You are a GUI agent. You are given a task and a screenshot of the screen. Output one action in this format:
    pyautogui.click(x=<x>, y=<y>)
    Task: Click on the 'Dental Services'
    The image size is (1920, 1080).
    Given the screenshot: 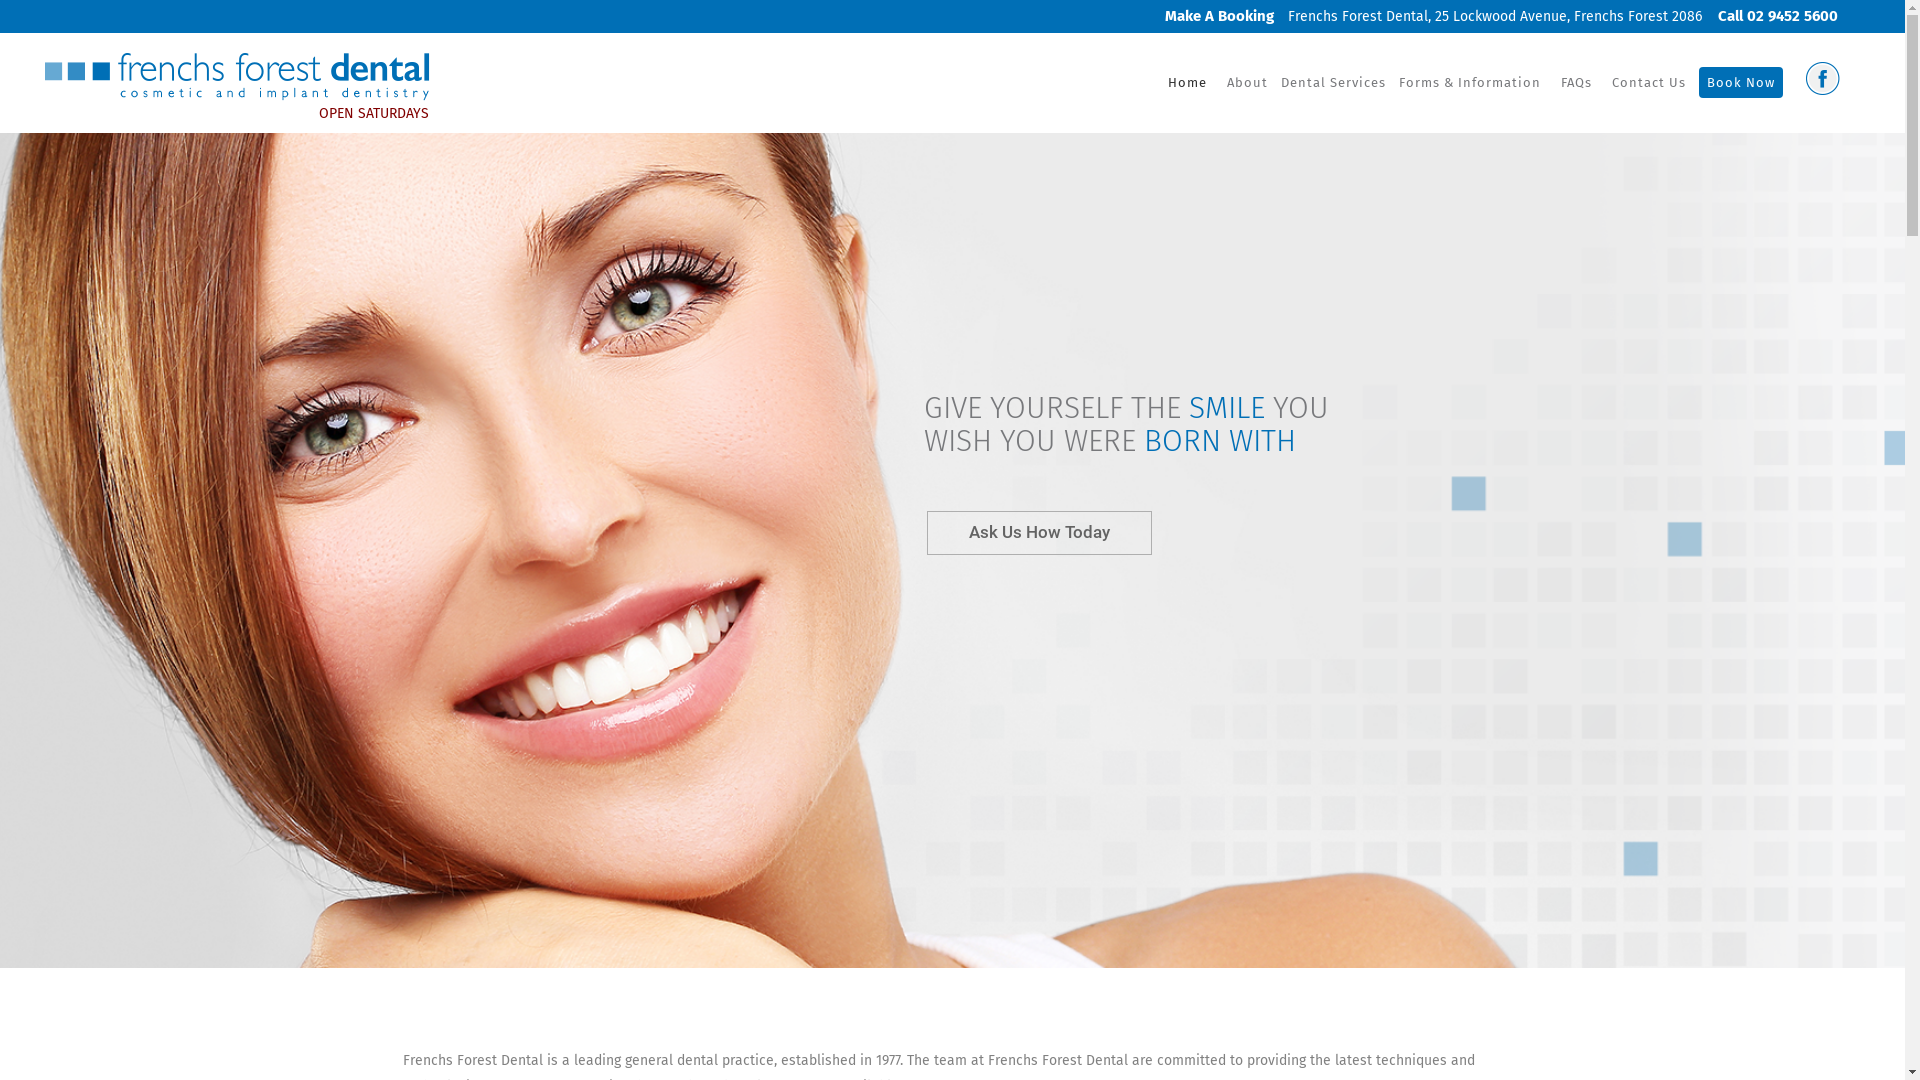 What is the action you would take?
    pyautogui.click(x=1276, y=82)
    